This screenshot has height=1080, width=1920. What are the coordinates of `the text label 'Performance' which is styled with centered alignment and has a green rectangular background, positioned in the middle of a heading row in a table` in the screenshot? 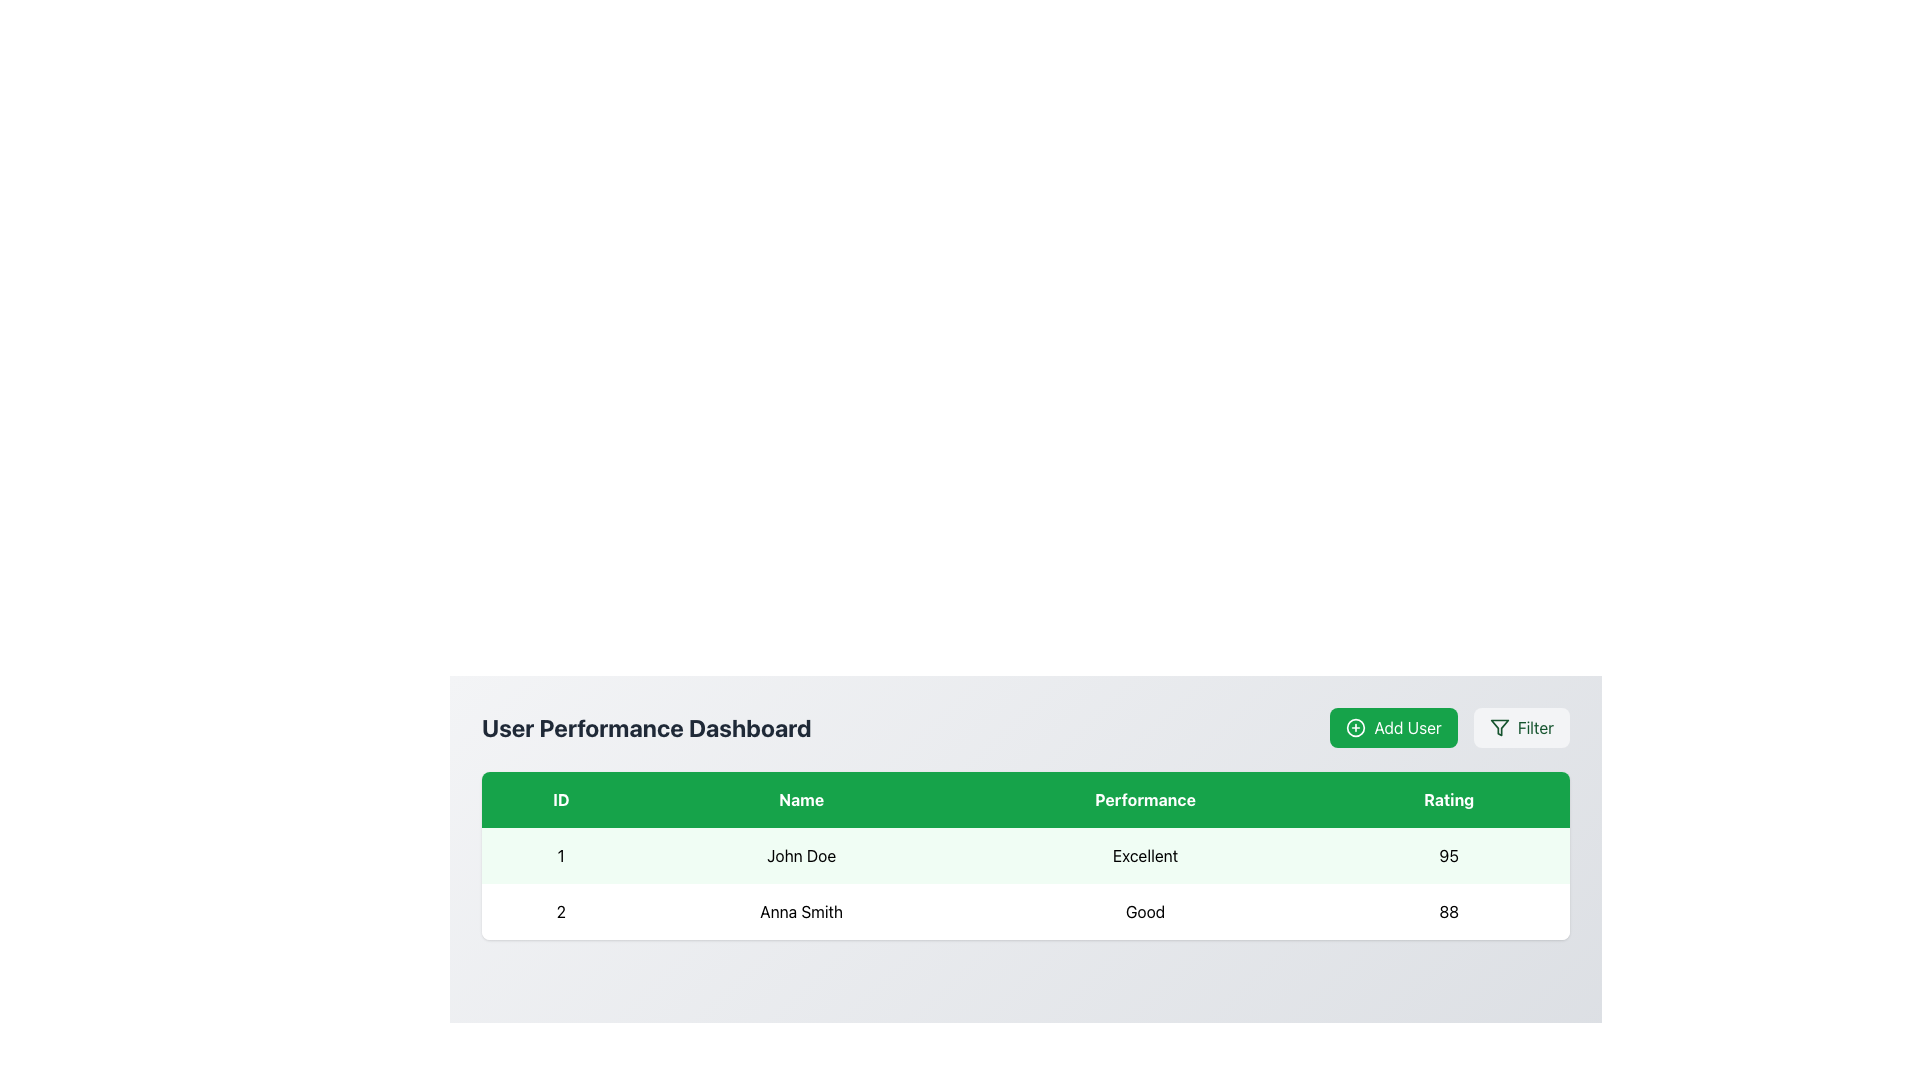 It's located at (1145, 798).